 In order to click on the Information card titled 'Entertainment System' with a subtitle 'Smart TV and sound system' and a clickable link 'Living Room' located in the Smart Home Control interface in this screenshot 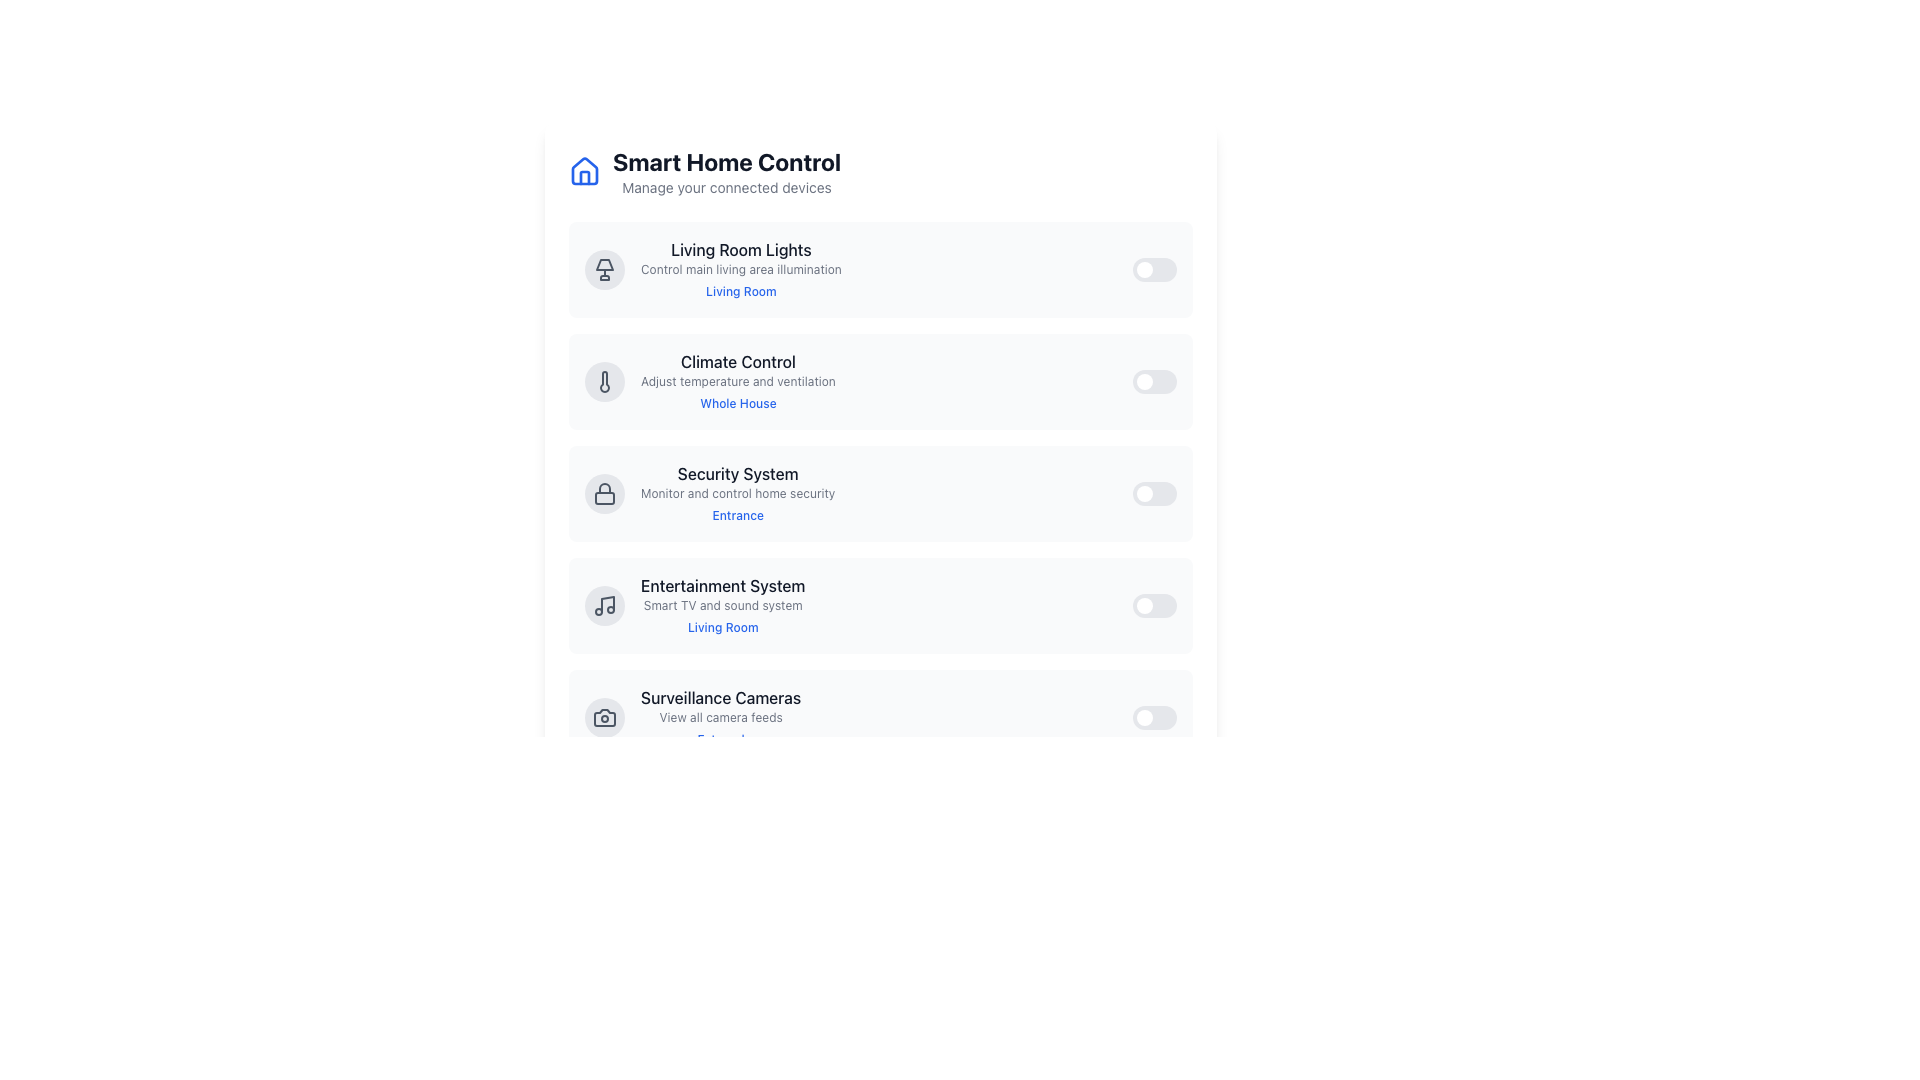, I will do `click(695, 604)`.